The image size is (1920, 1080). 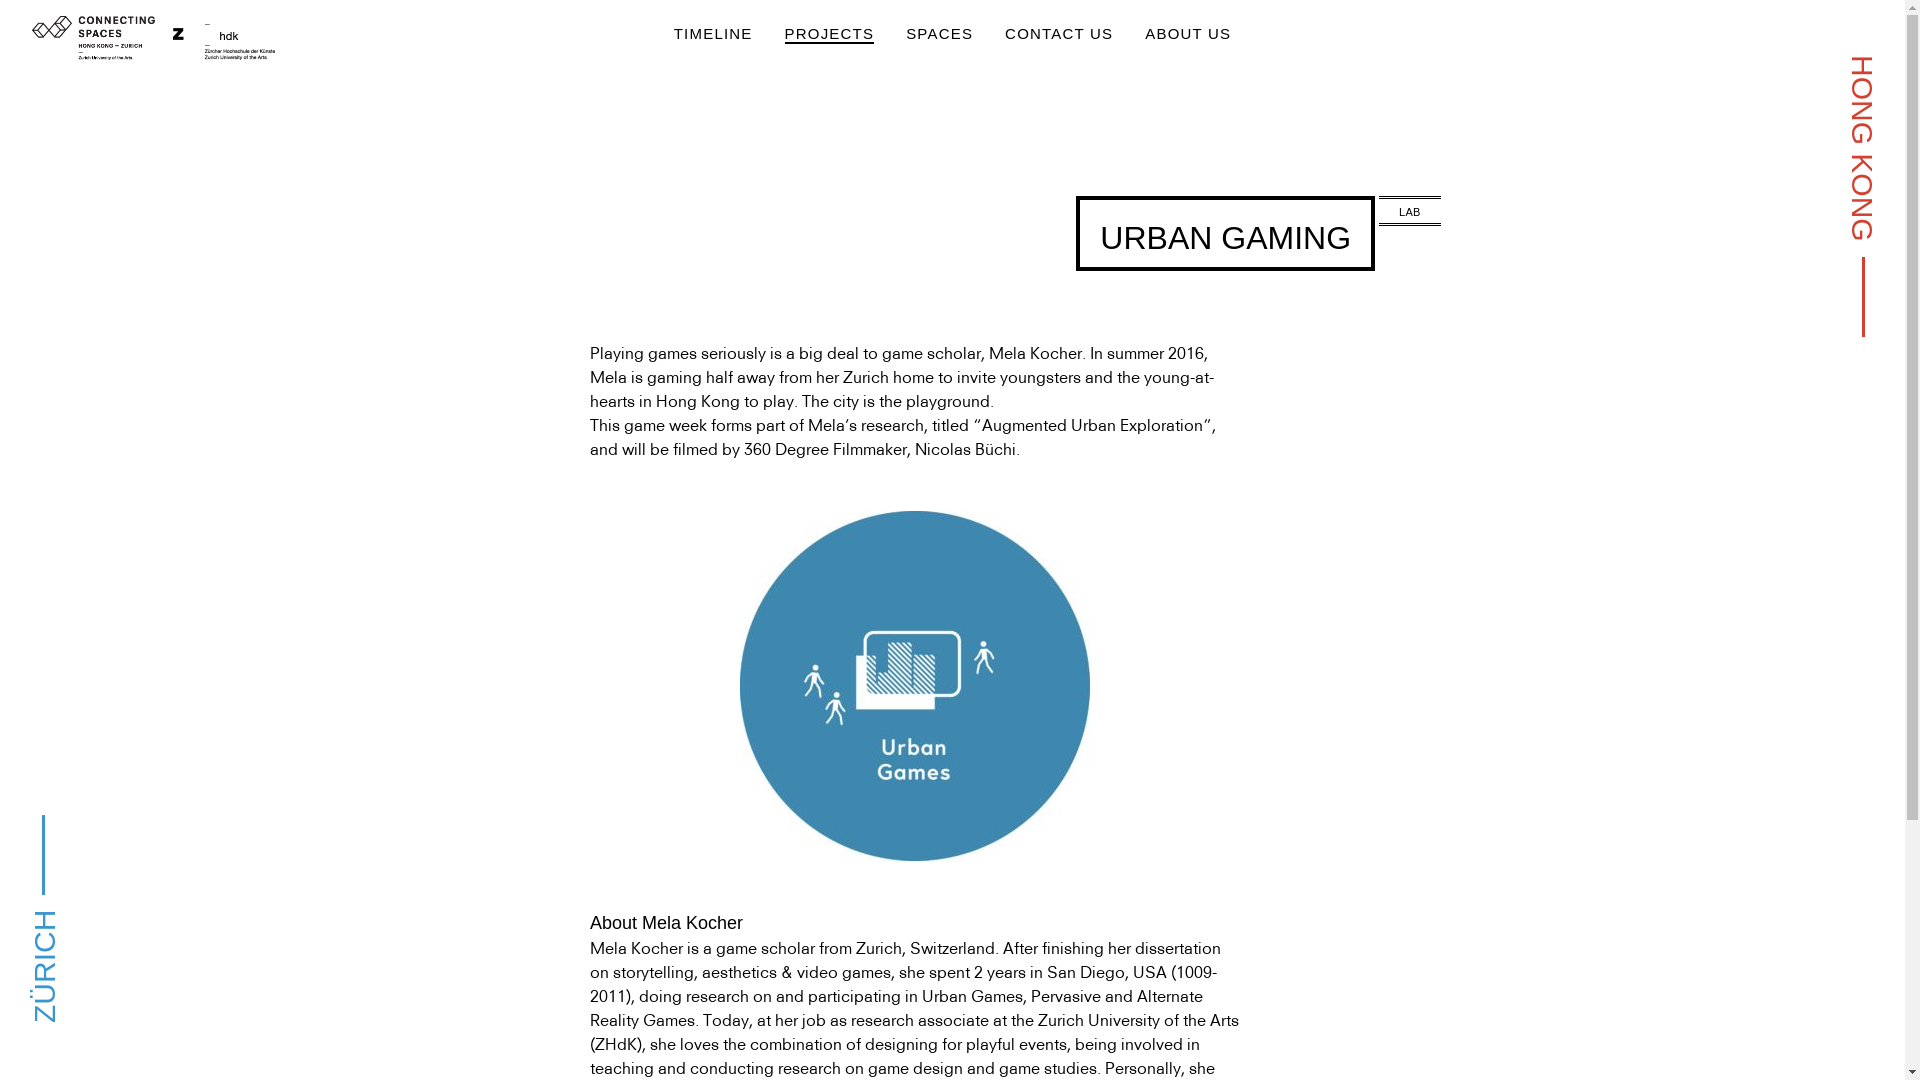 What do you see at coordinates (713, 34) in the screenshot?
I see `'TIMELINE'` at bounding box center [713, 34].